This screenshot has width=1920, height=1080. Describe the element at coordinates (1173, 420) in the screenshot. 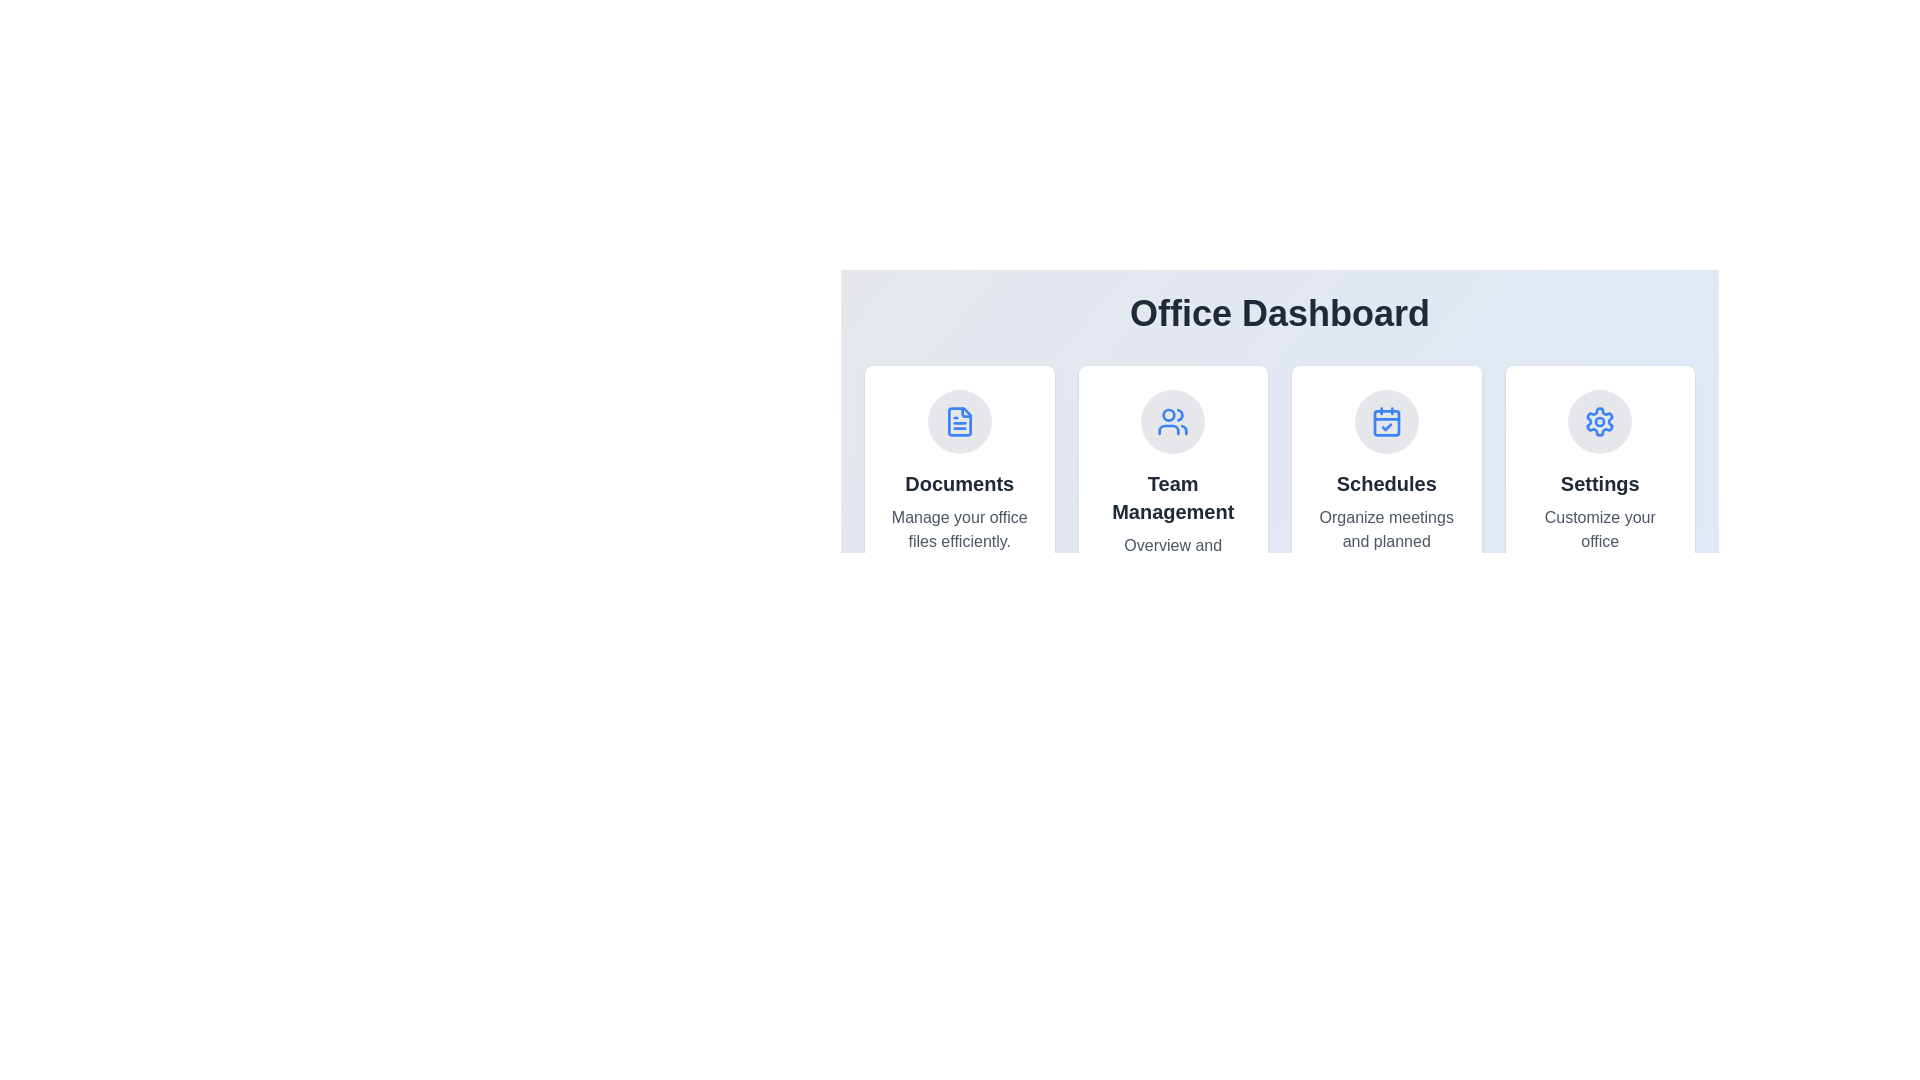

I see `the 'Team Management' icon located in the second card from the left under the 'Office Dashboard' heading, which is represented by a circular grayish background` at that location.